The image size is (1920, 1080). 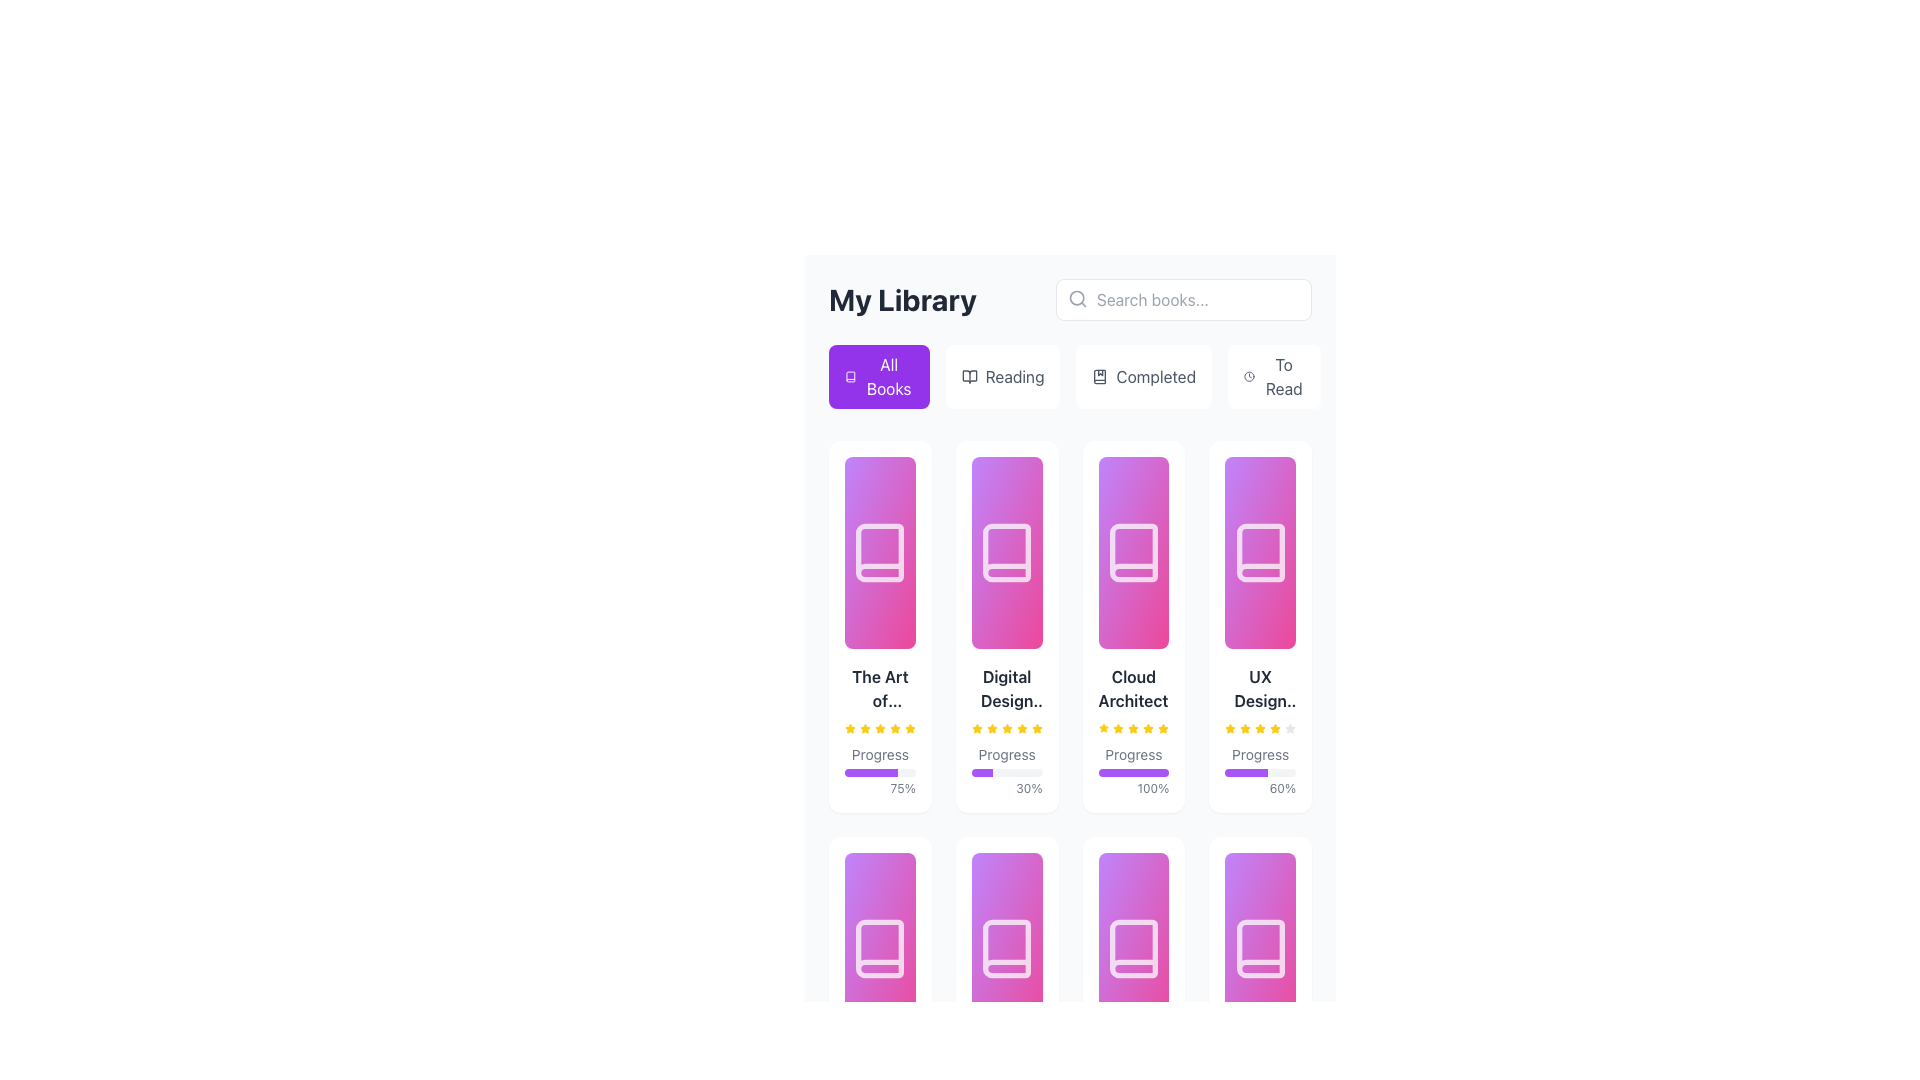 I want to click on the decorative icon representing a book entry located in the second column of the first row in a grid interface, below the header bar, so click(x=1007, y=552).